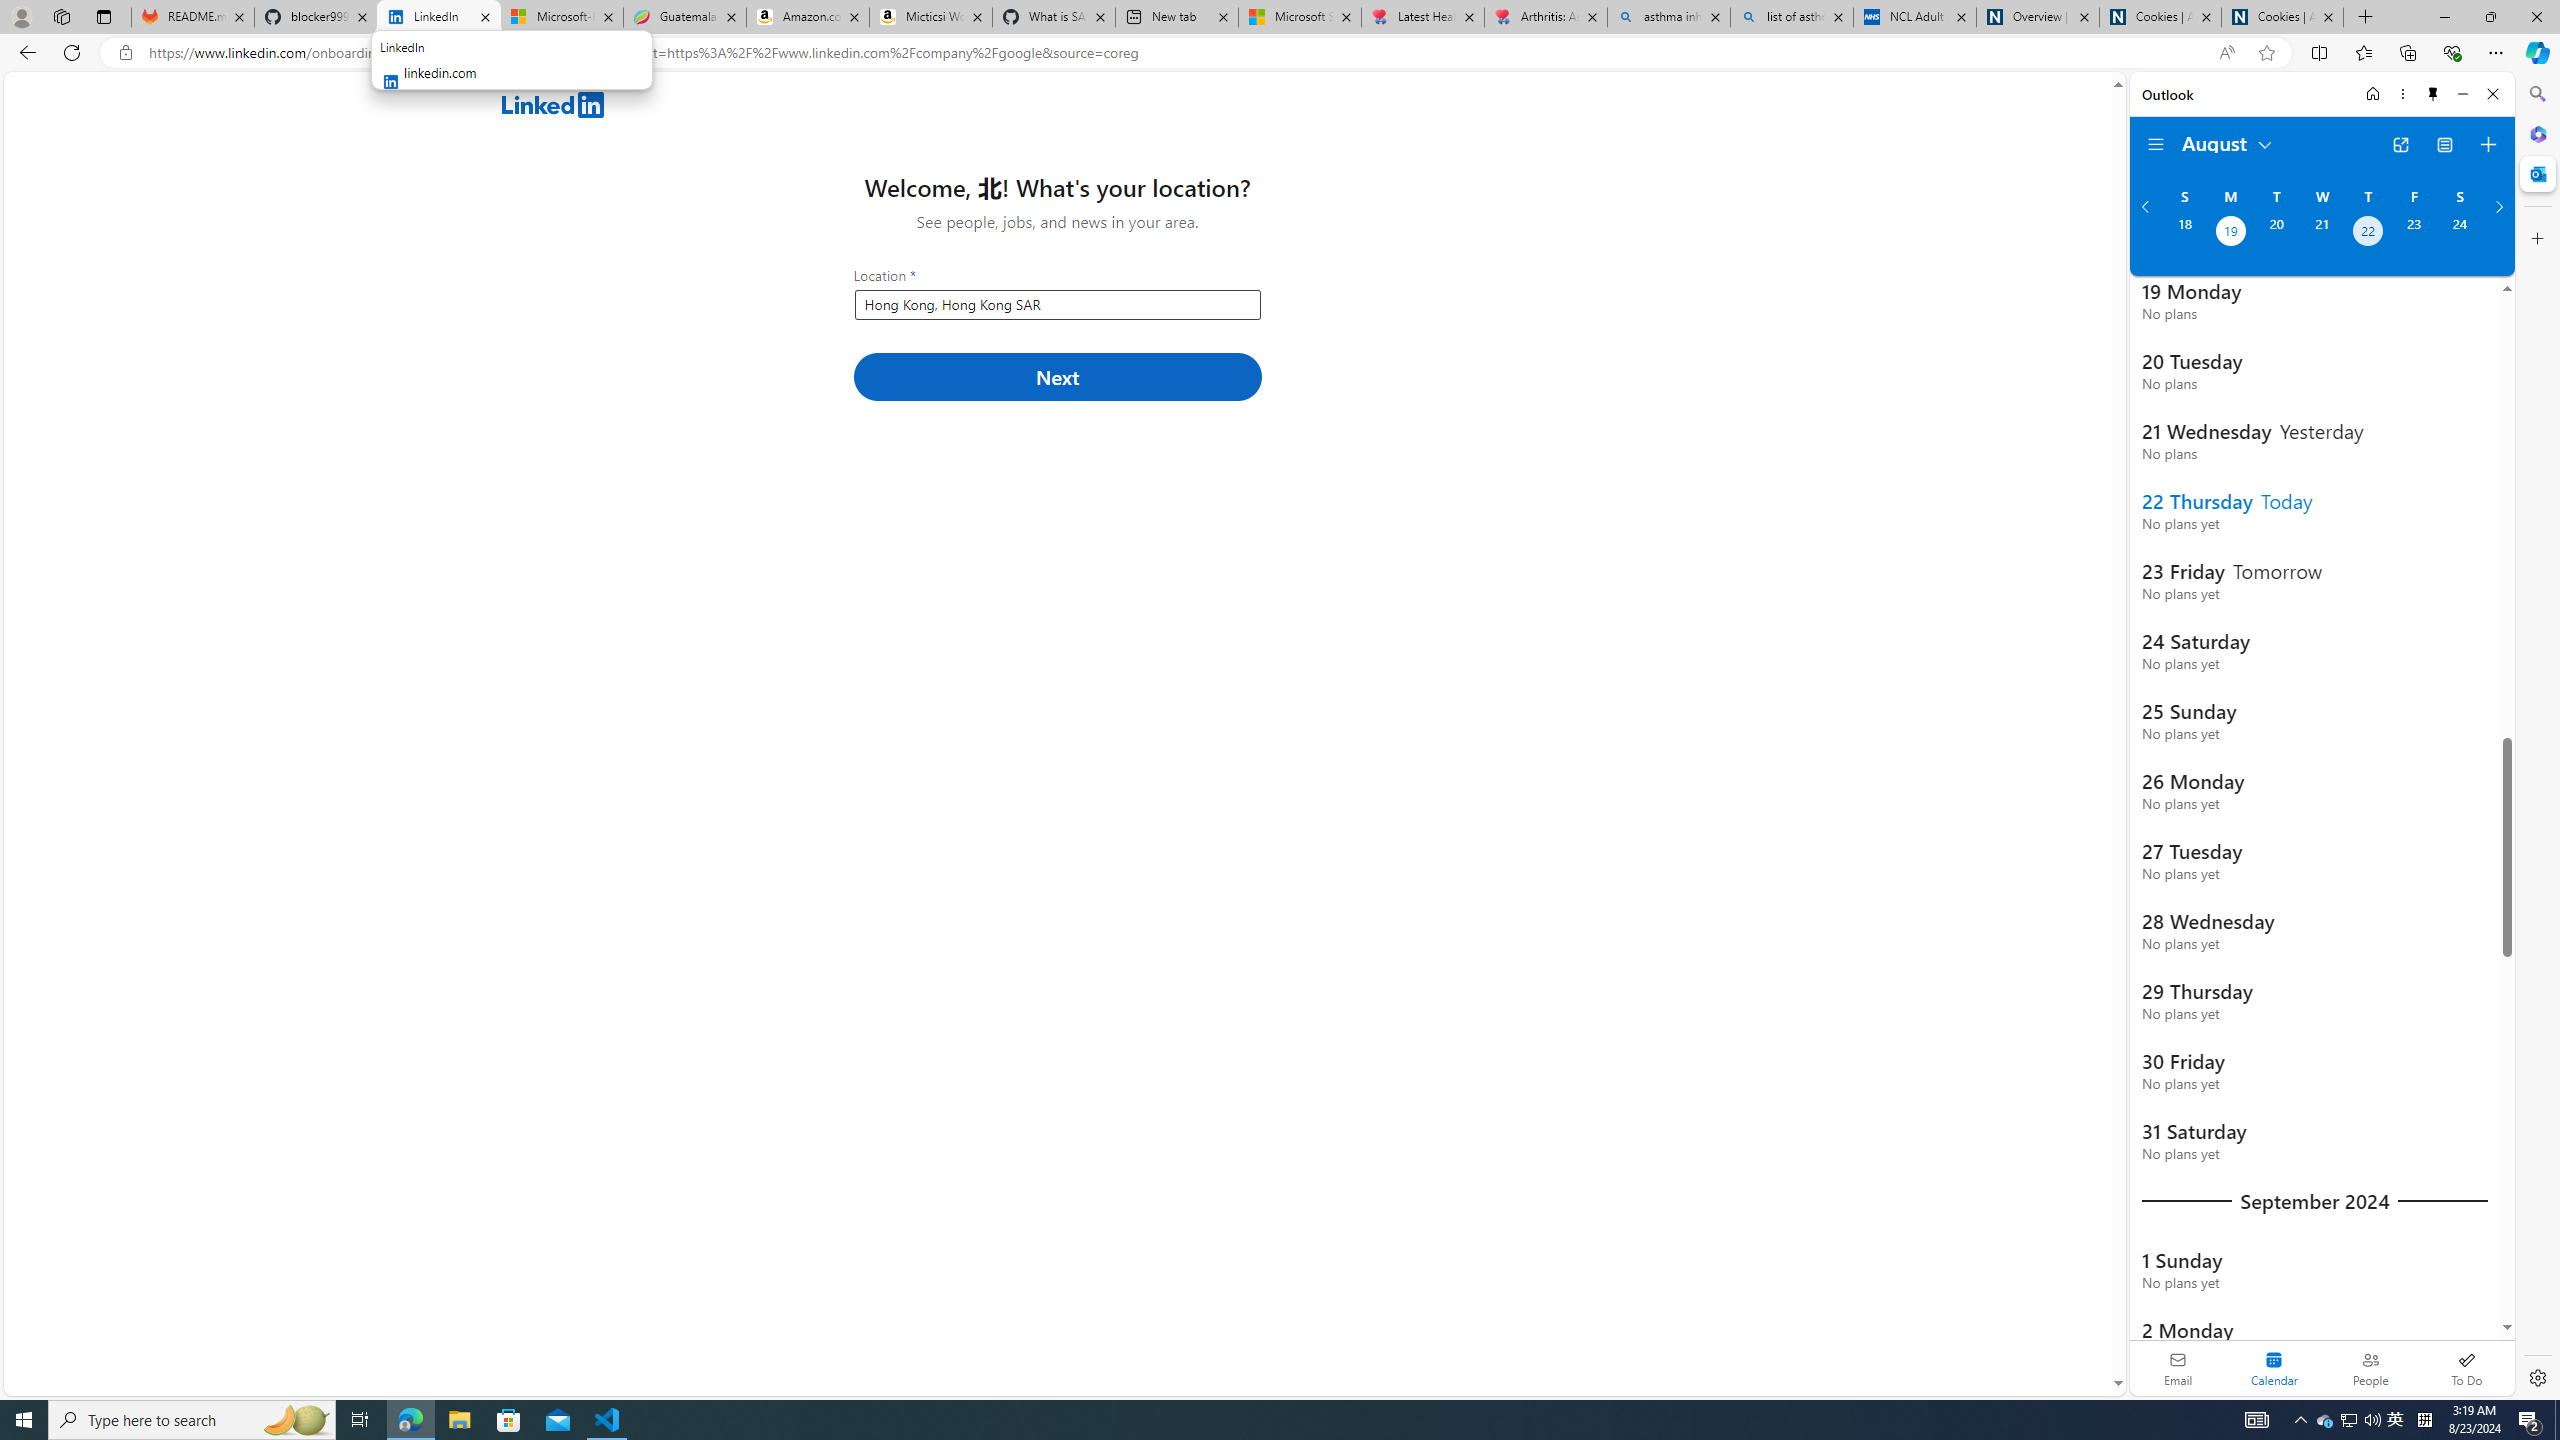 The height and width of the screenshot is (1440, 2560). What do you see at coordinates (2368, 233) in the screenshot?
I see `'Thursday, August 22, 2024. Today. '` at bounding box center [2368, 233].